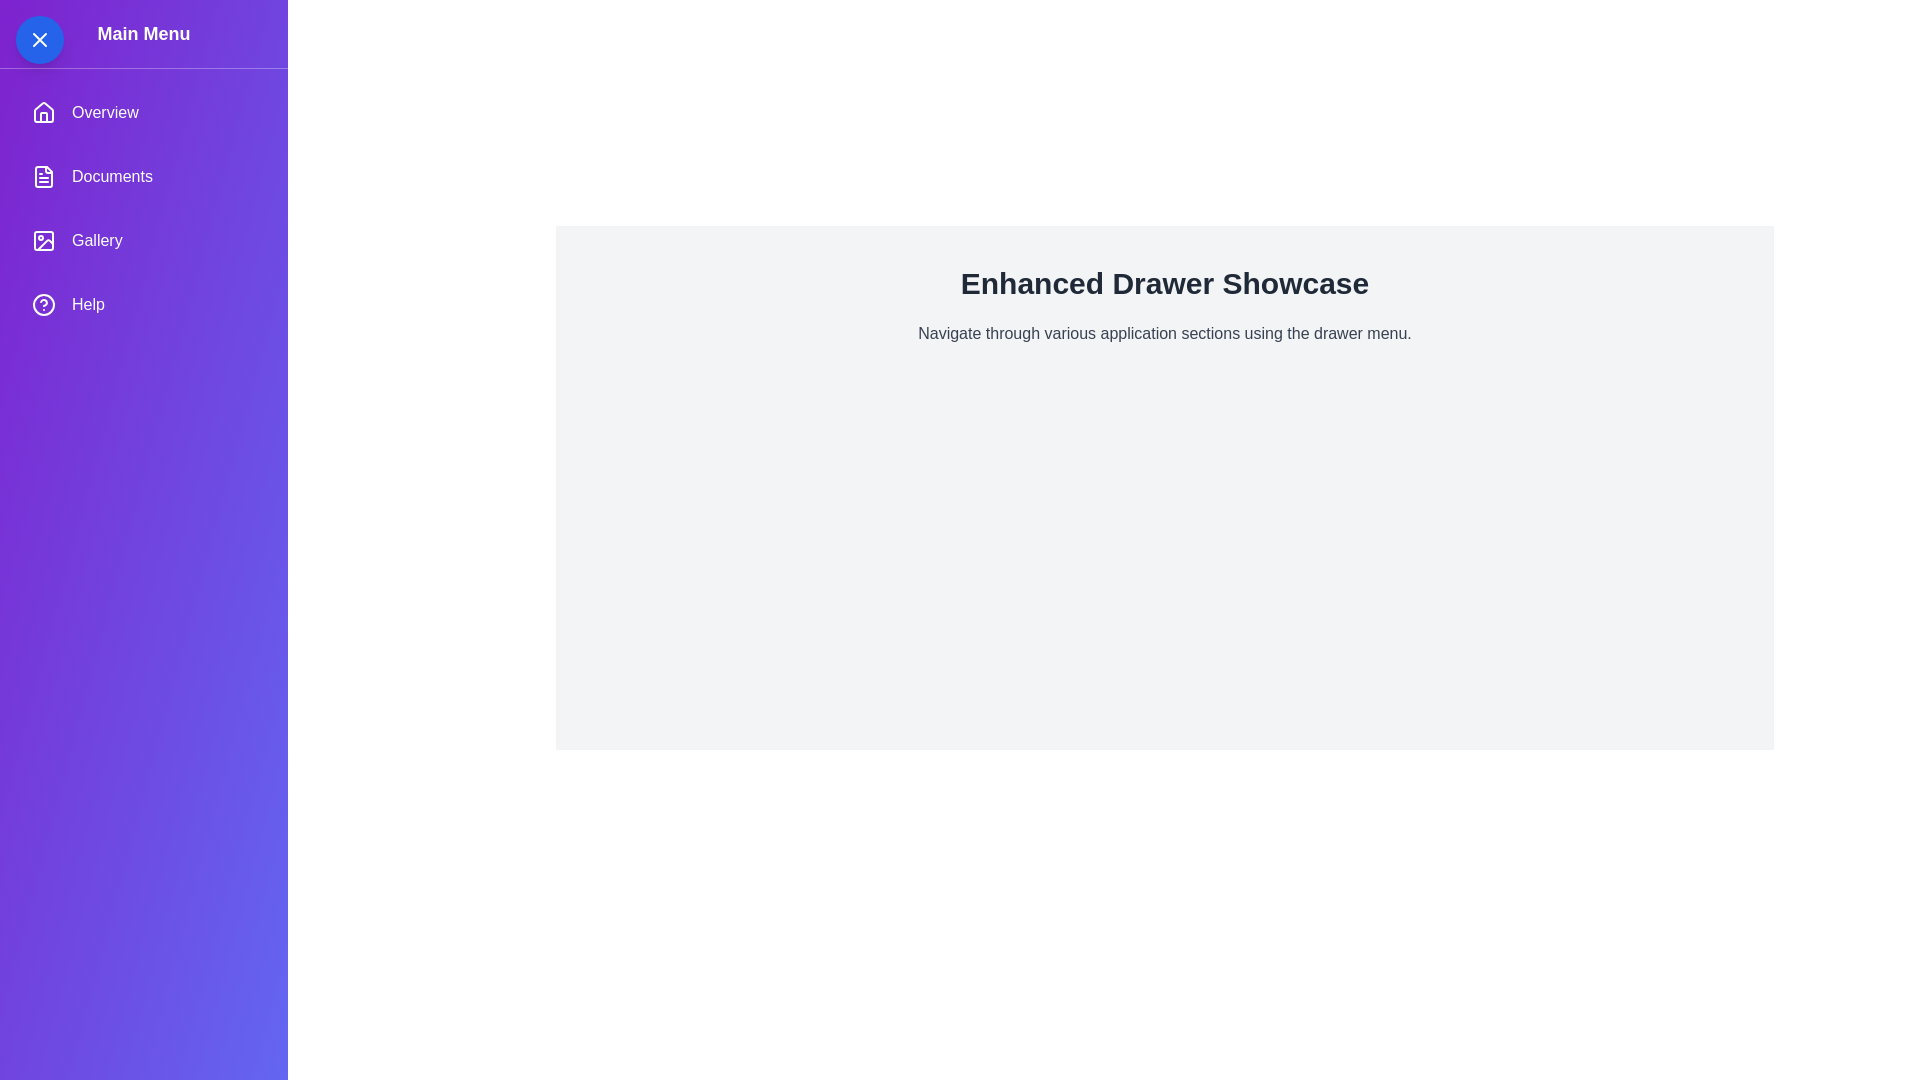 This screenshot has width=1920, height=1080. I want to click on the 'Documents' menu item in the drawer, so click(143, 176).